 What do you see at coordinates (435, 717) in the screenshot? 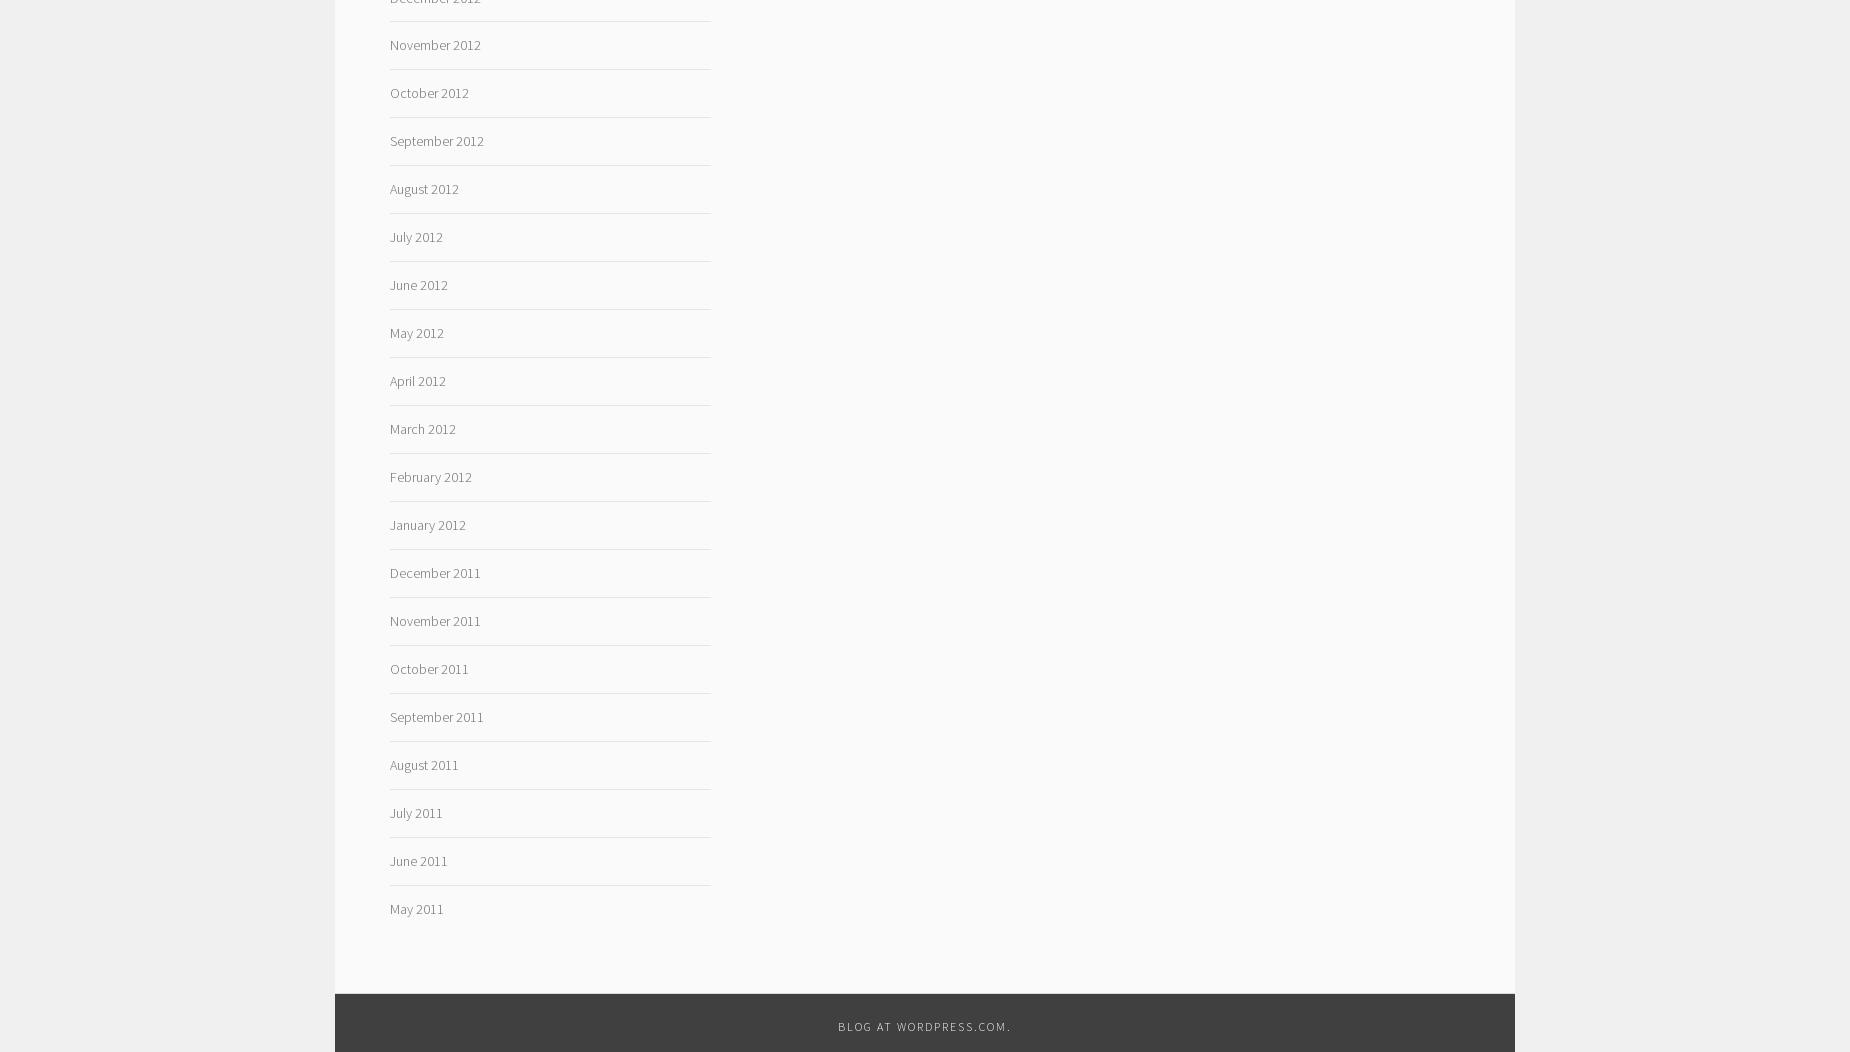
I see `'September 2011'` at bounding box center [435, 717].